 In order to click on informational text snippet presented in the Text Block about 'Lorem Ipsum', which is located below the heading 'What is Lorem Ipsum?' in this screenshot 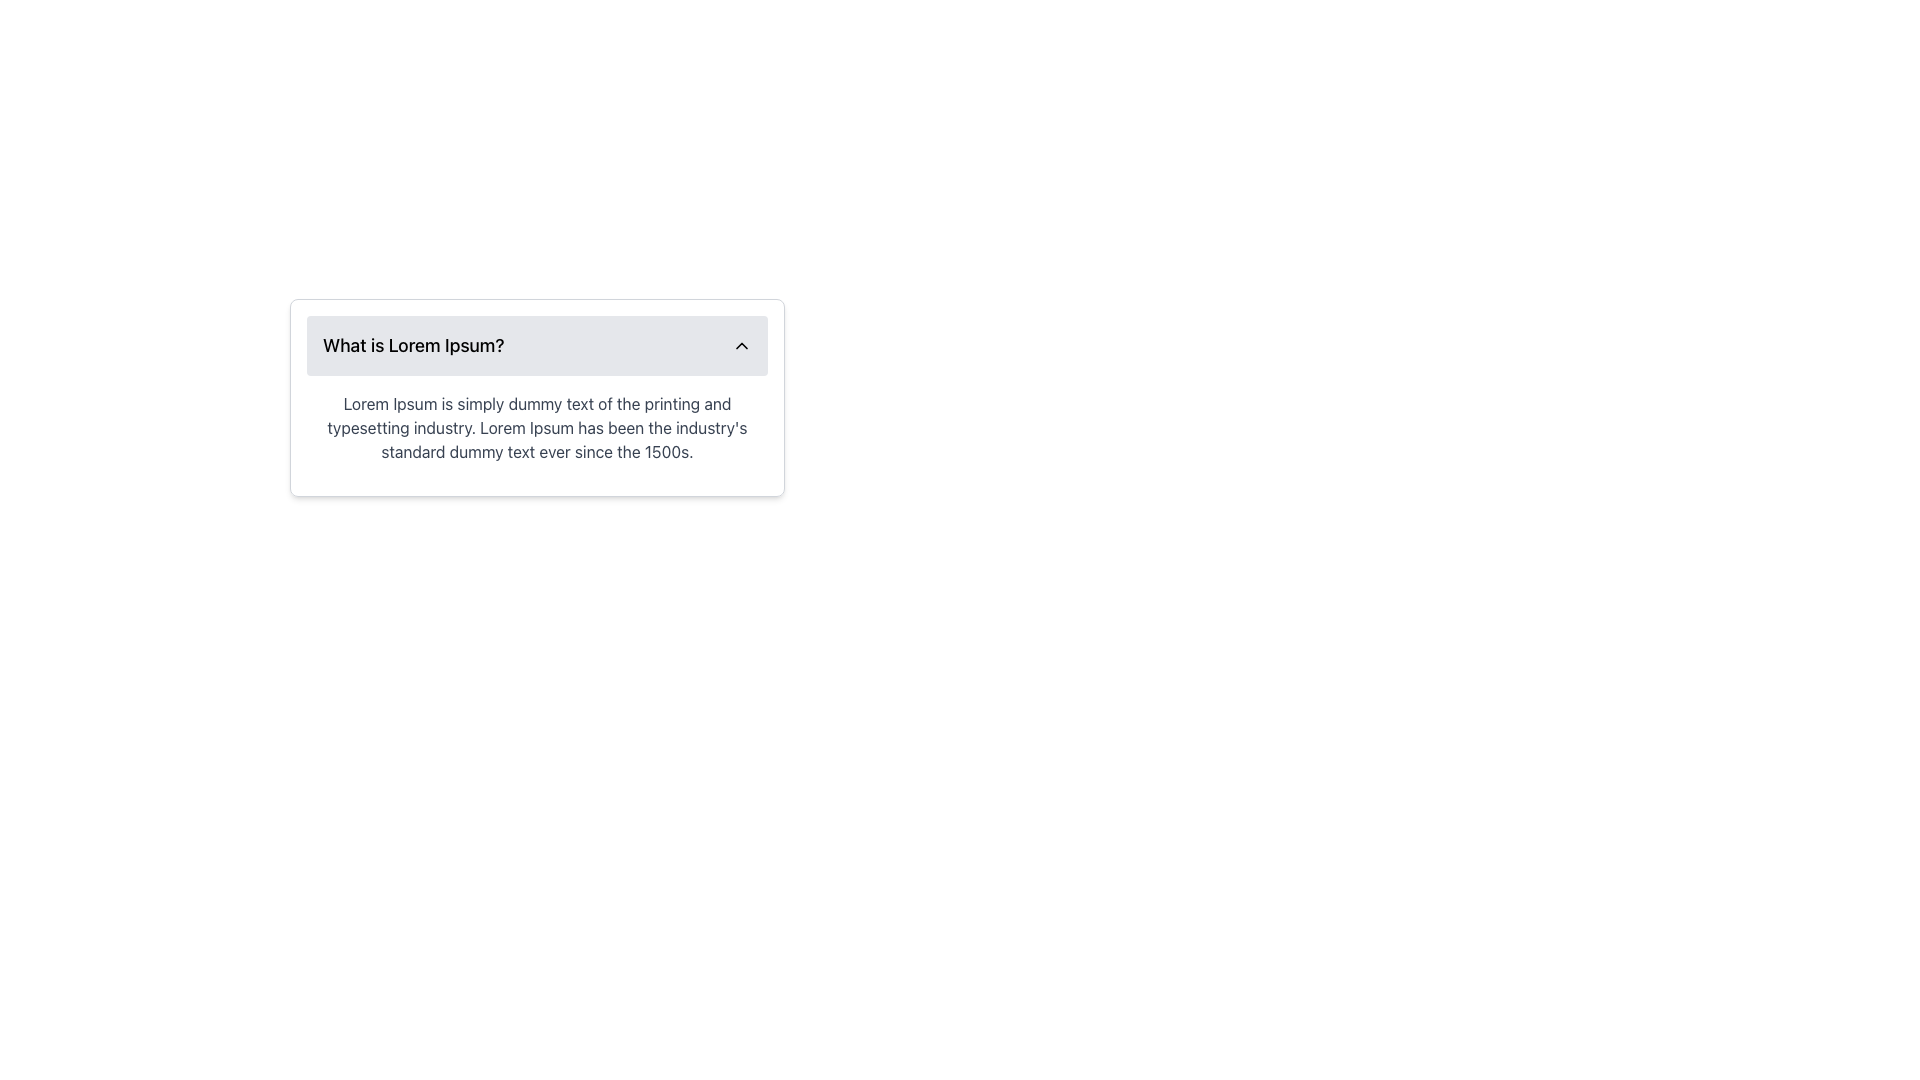, I will do `click(537, 427)`.